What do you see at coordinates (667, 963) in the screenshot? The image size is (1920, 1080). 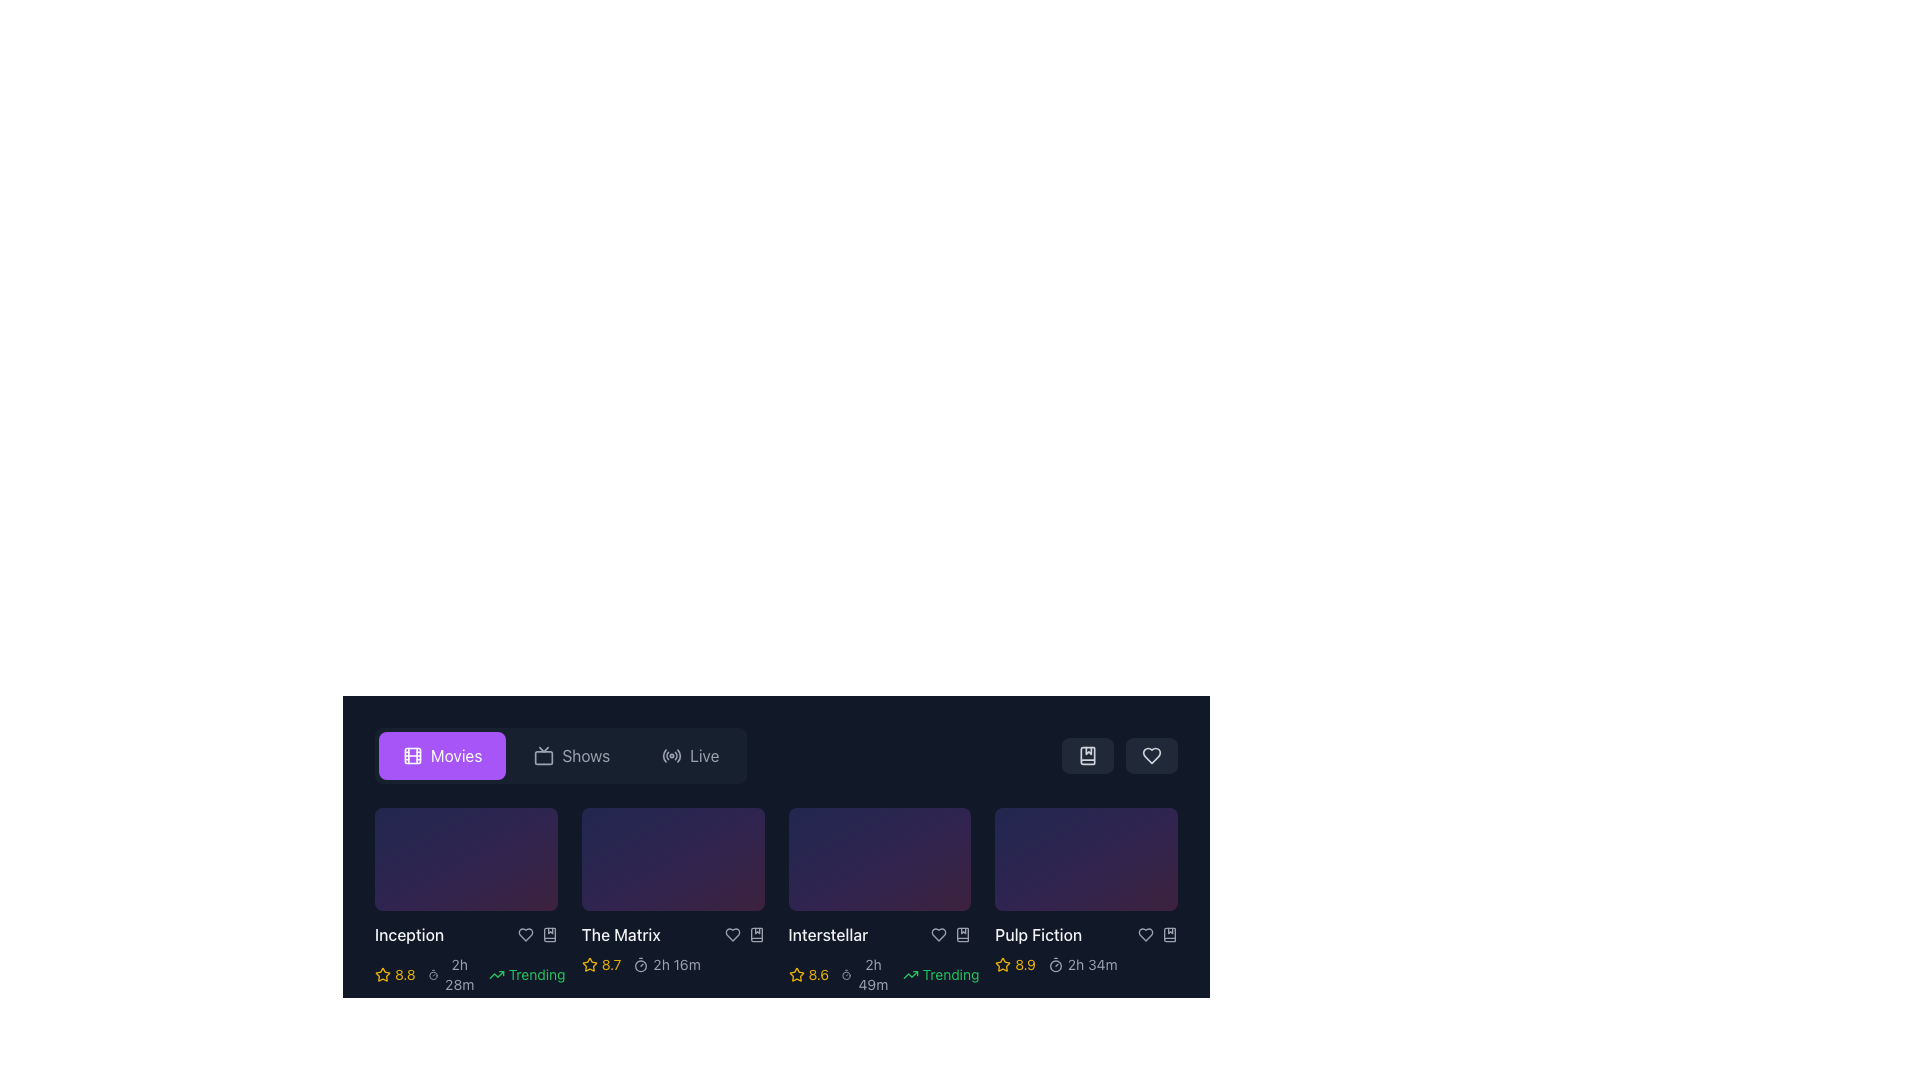 I see `the text label displaying the duration of the movie 'The Matrix', which is positioned to the right of the yellow rating number and star icon in the details section` at bounding box center [667, 963].